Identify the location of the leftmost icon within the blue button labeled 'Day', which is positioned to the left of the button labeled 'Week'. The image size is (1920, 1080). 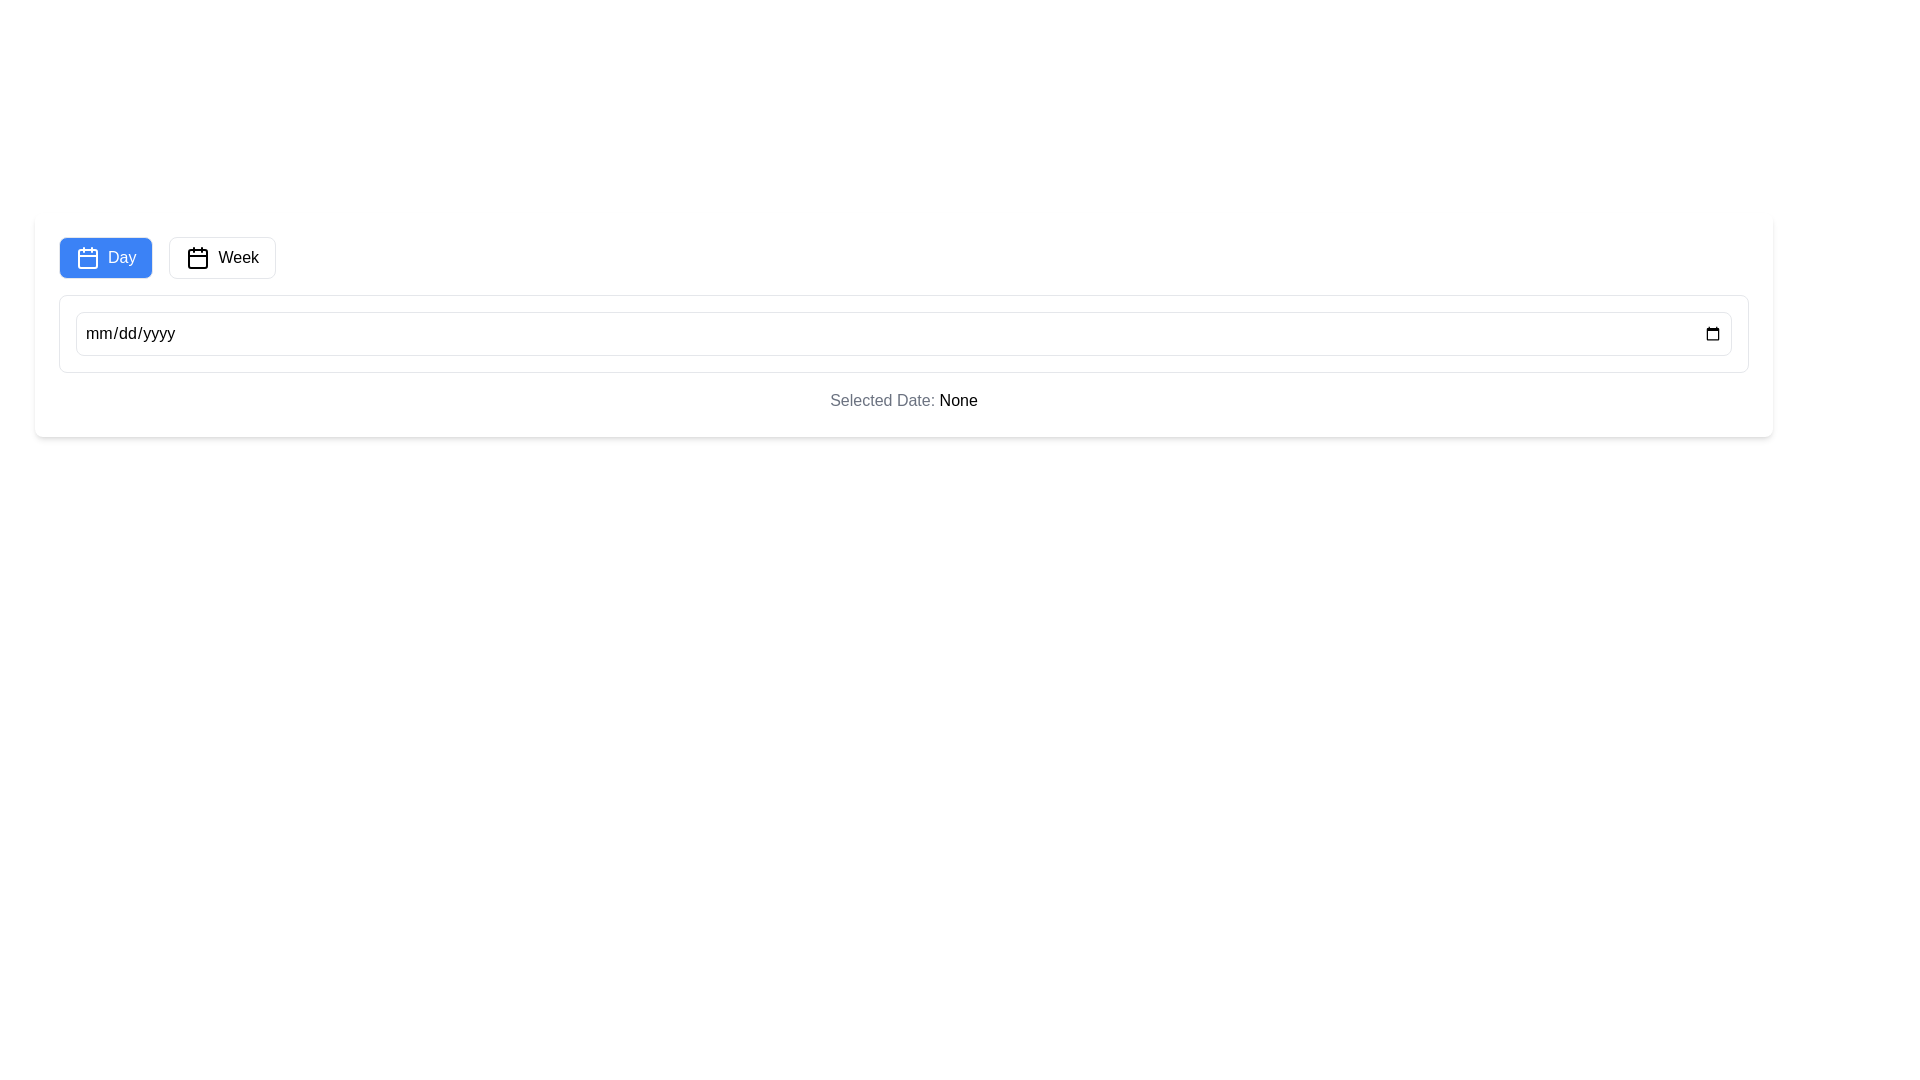
(86, 257).